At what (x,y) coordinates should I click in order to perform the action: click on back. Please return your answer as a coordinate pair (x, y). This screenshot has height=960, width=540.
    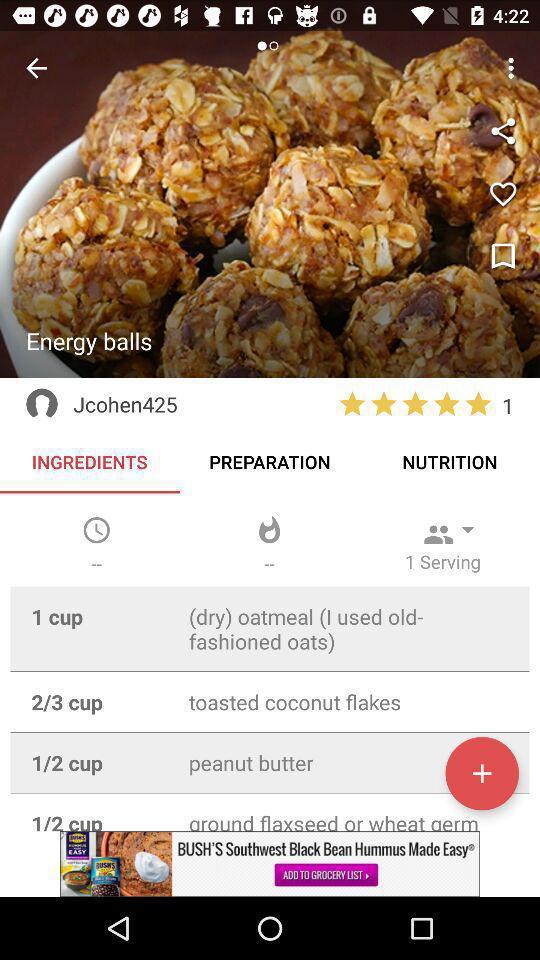
    Looking at the image, I should click on (36, 68).